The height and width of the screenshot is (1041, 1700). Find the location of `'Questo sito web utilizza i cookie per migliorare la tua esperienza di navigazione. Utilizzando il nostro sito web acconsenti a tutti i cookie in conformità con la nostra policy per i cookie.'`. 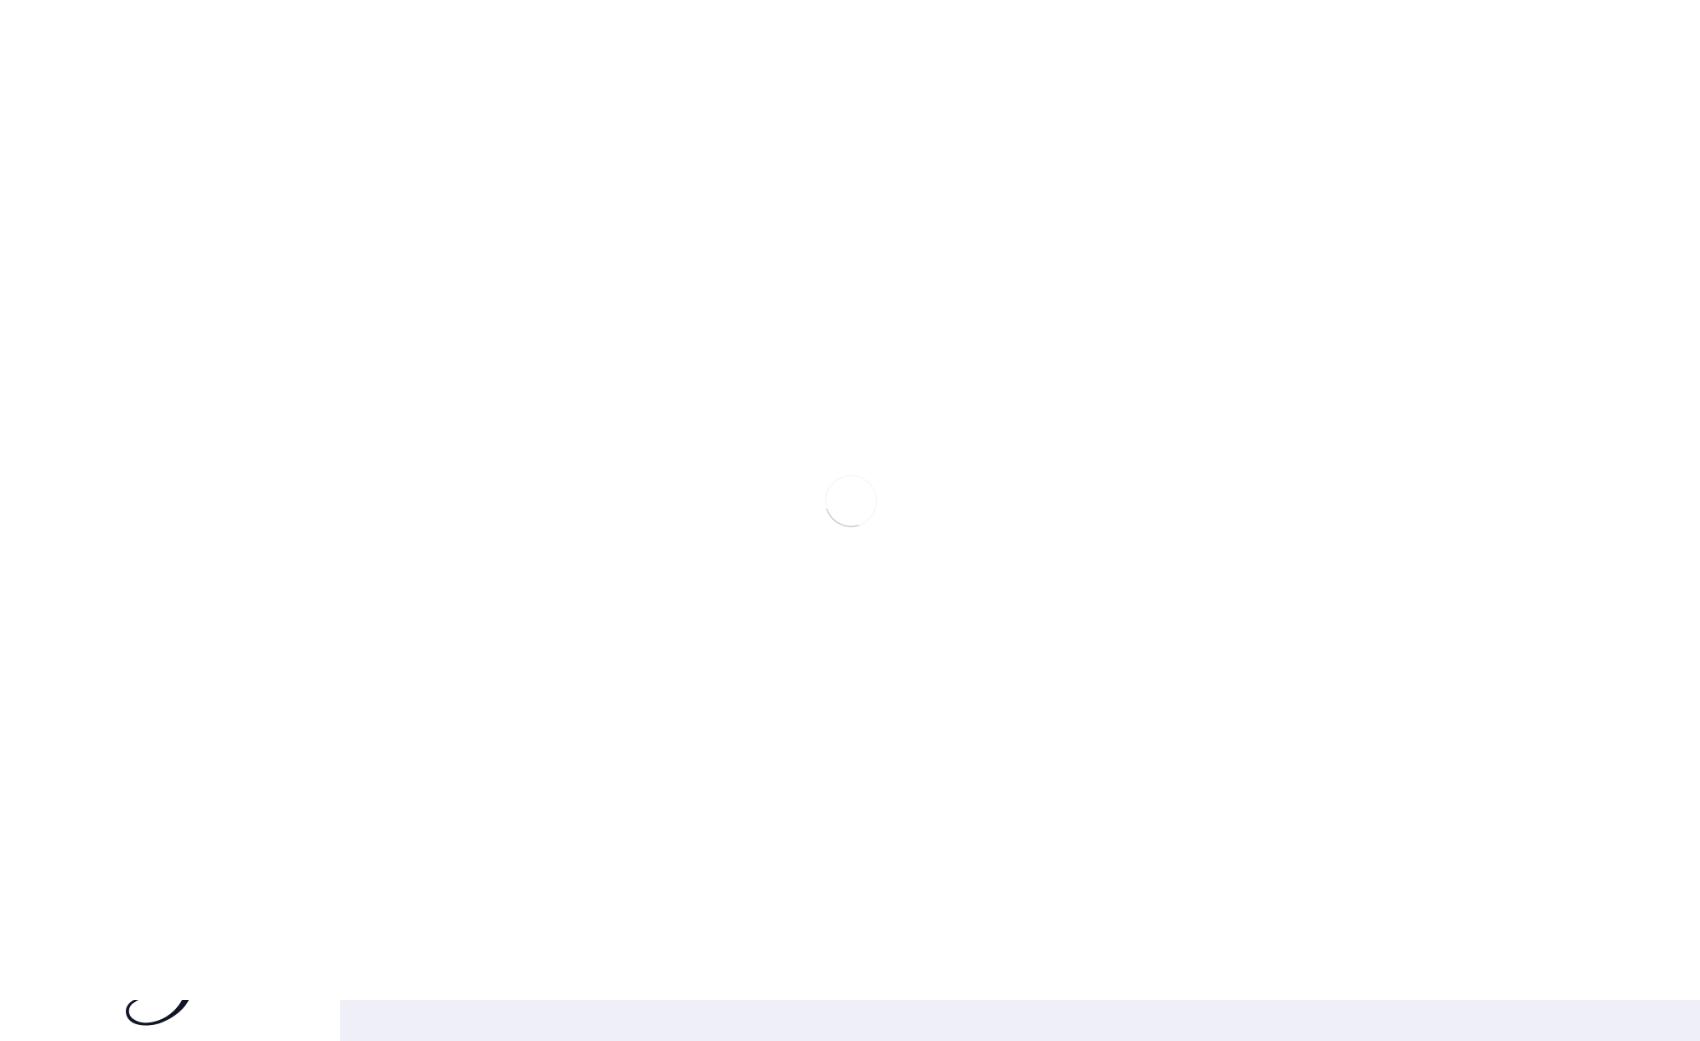

'Questo sito web utilizza i cookie per migliorare la tua esperienza di navigazione. Utilizzando il nostro sito web acconsenti a tutti i cookie in conformità con la nostra policy per i cookie.' is located at coordinates (1526, 721).